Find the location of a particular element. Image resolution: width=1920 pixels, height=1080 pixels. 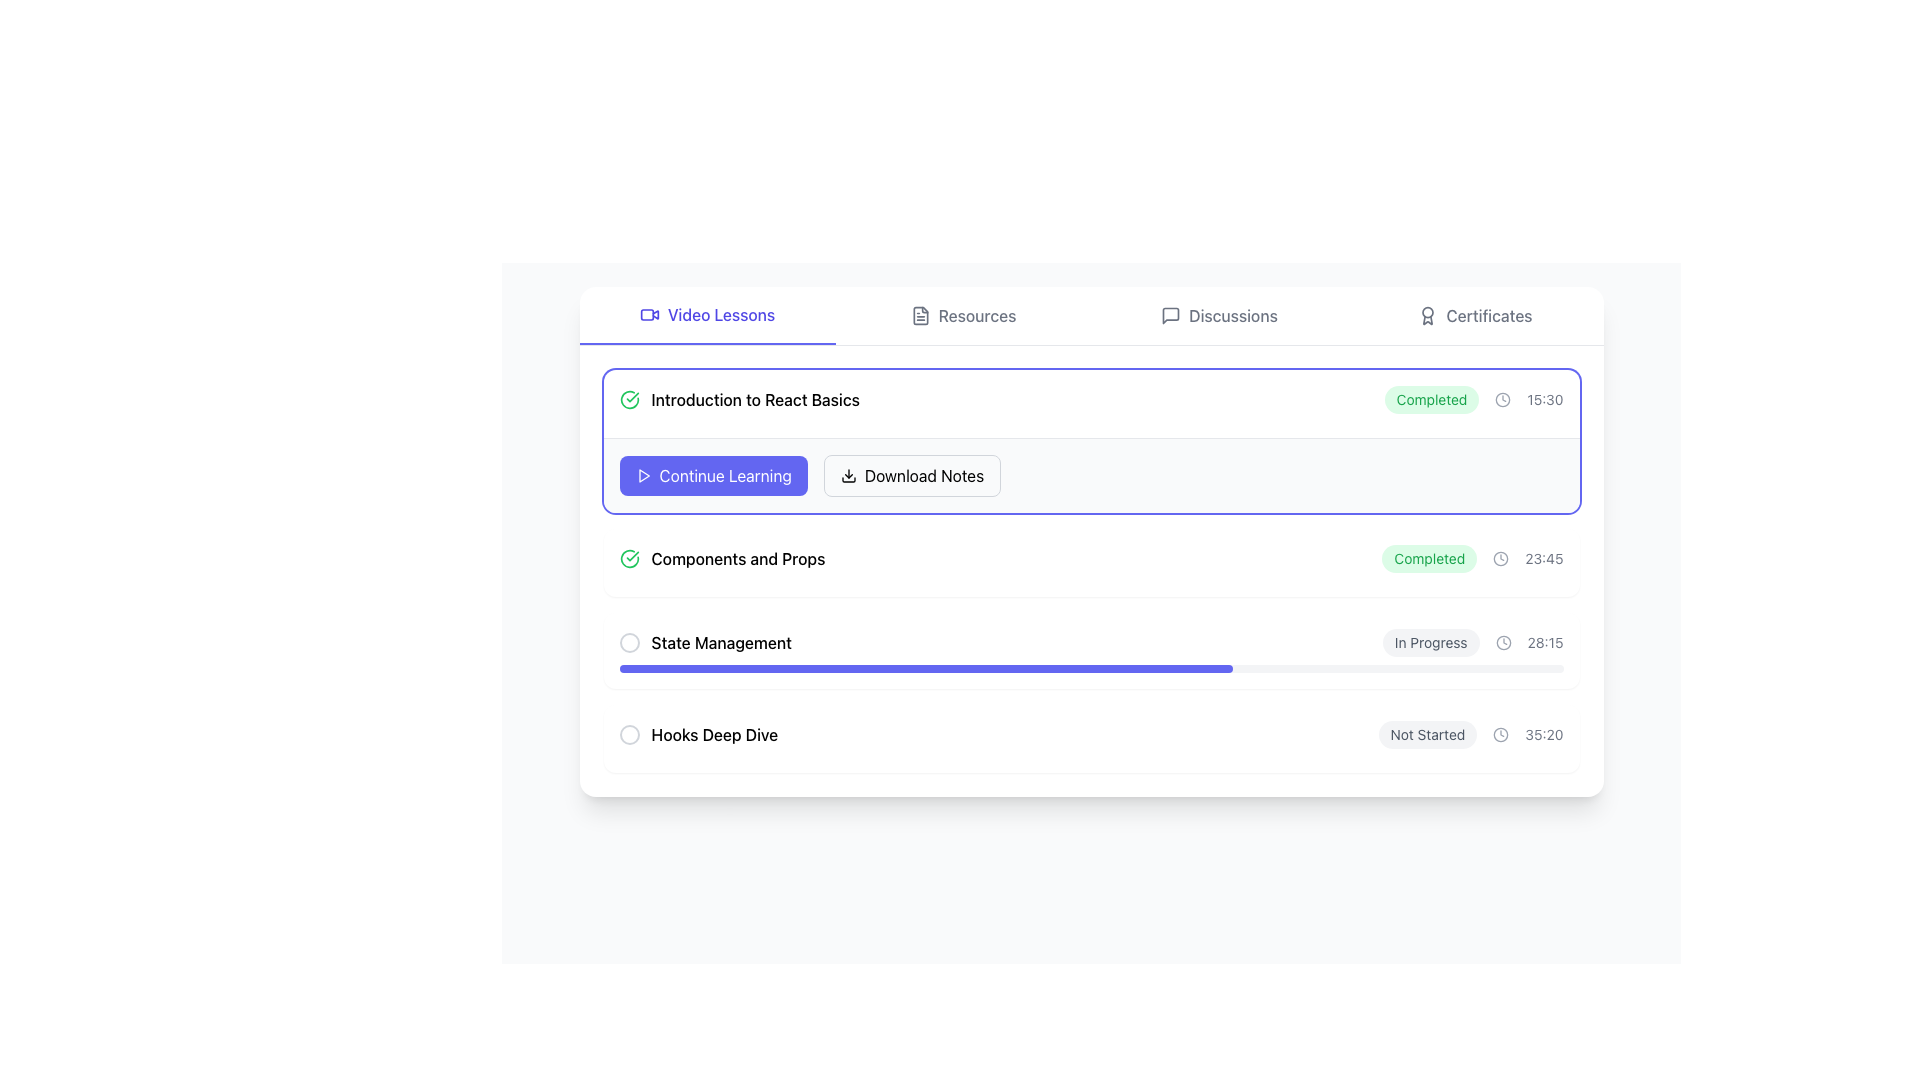

the Composite element that consists of a green badge with 'Completed', a small clock icon, and the text '15:30' in gray, located in the top-right section of the 'Introduction to React Basics' card is located at coordinates (1473, 400).